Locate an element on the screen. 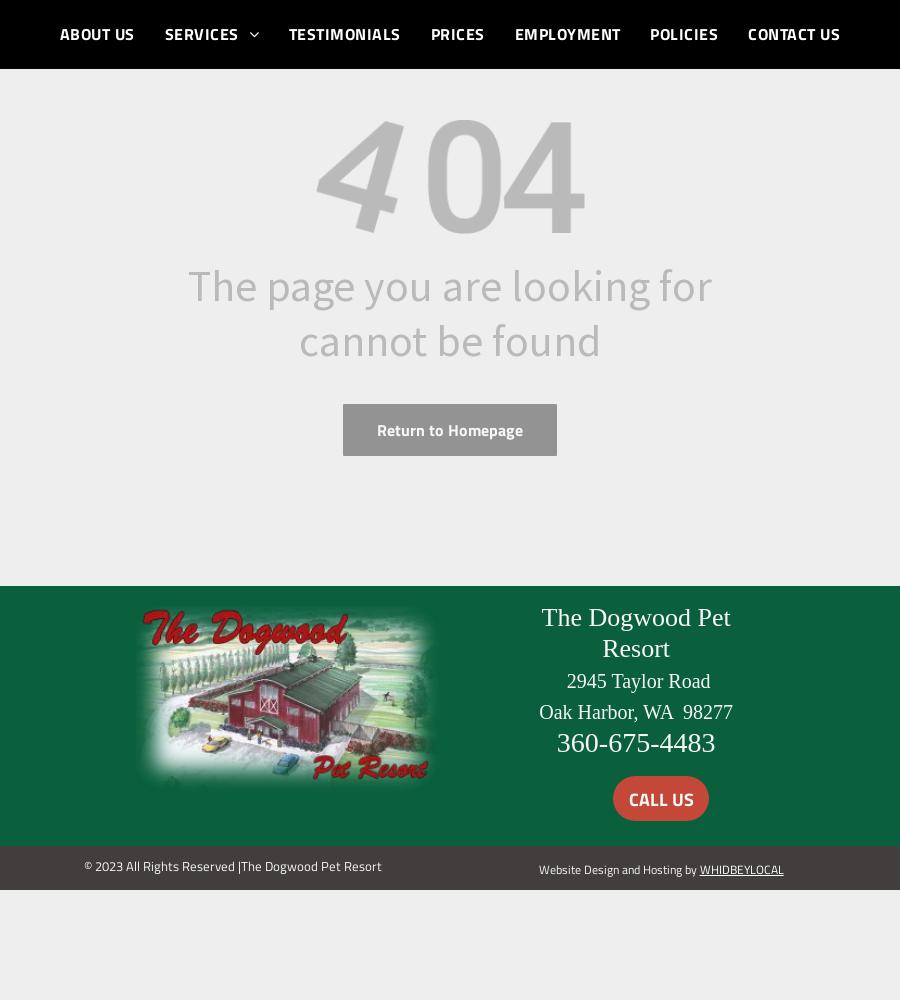 This screenshot has height=1000, width=900. 'Oak Harbor, WA  98277' is located at coordinates (636, 711).